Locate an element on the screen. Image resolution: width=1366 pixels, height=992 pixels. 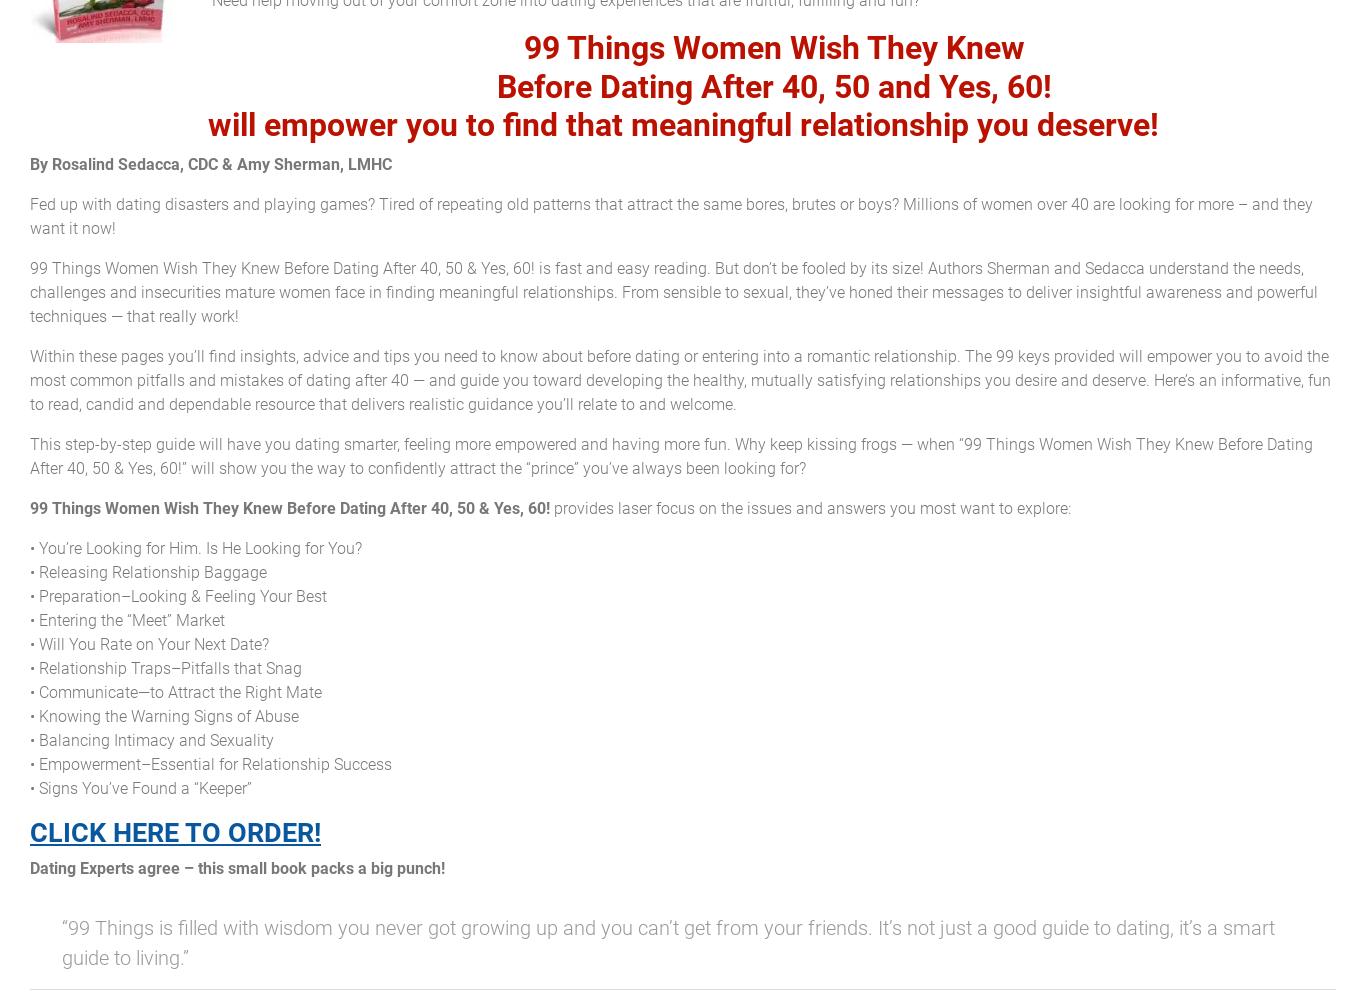
'99 Things Women Wish They Knew Before Dating After 40, 50 & Yes, 60!' is located at coordinates (290, 506).